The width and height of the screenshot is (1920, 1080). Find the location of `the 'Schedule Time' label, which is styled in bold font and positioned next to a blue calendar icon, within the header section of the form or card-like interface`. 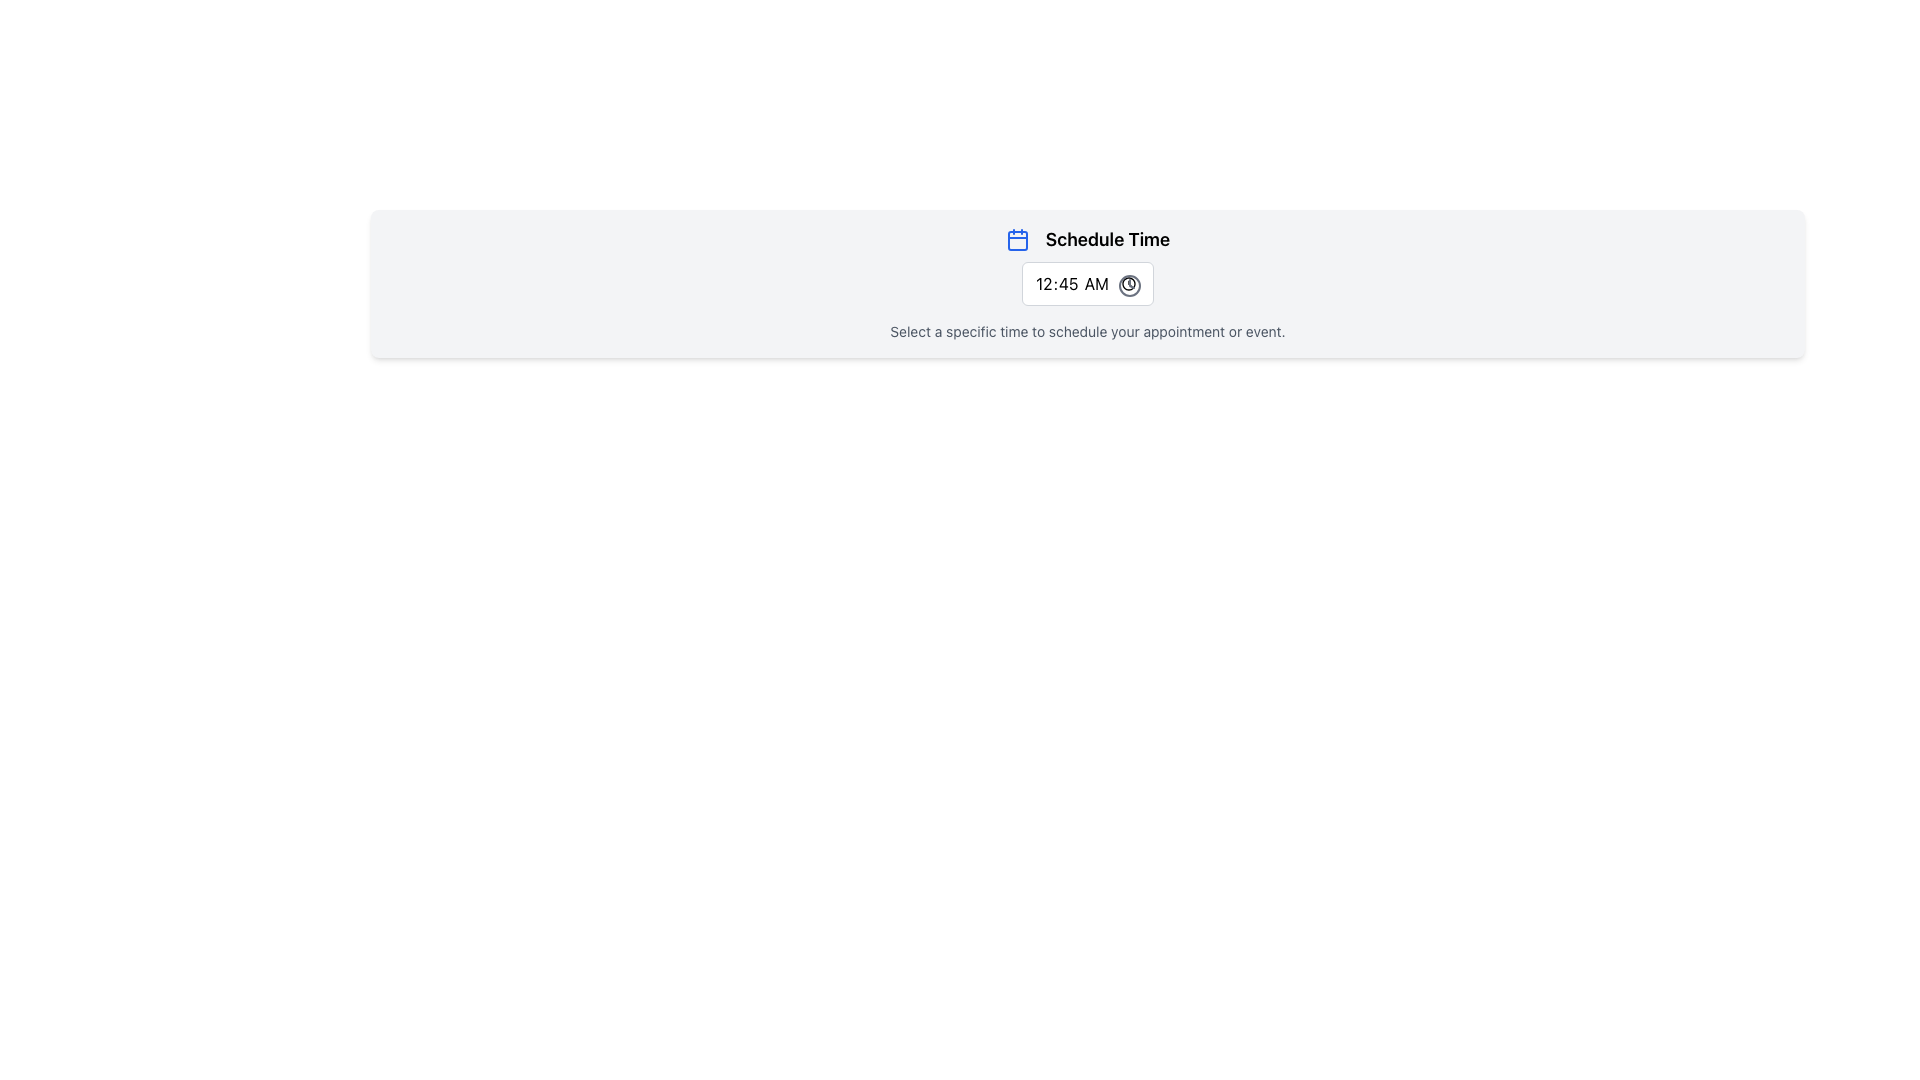

the 'Schedule Time' label, which is styled in bold font and positioned next to a blue calendar icon, within the header section of the form or card-like interface is located at coordinates (1087, 238).